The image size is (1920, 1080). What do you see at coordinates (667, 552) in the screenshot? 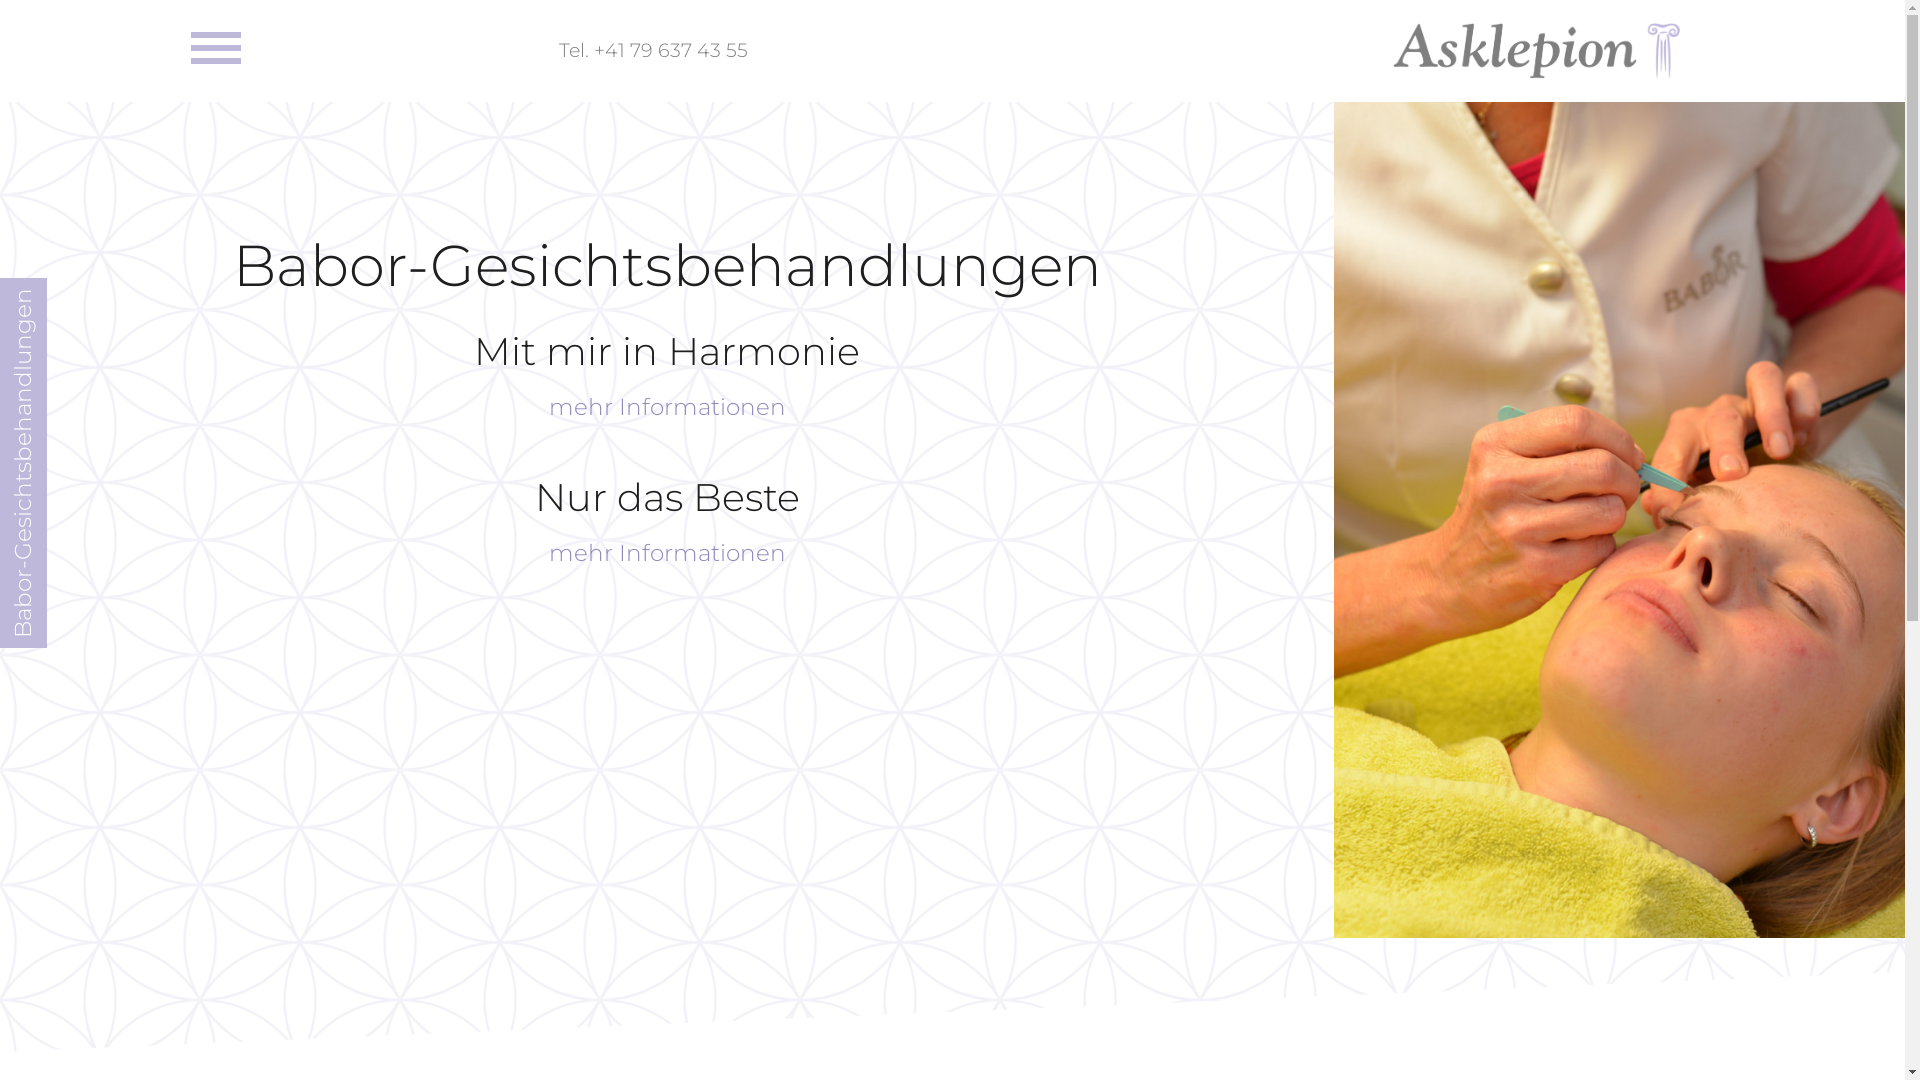
I see `'mehr Informationen'` at bounding box center [667, 552].